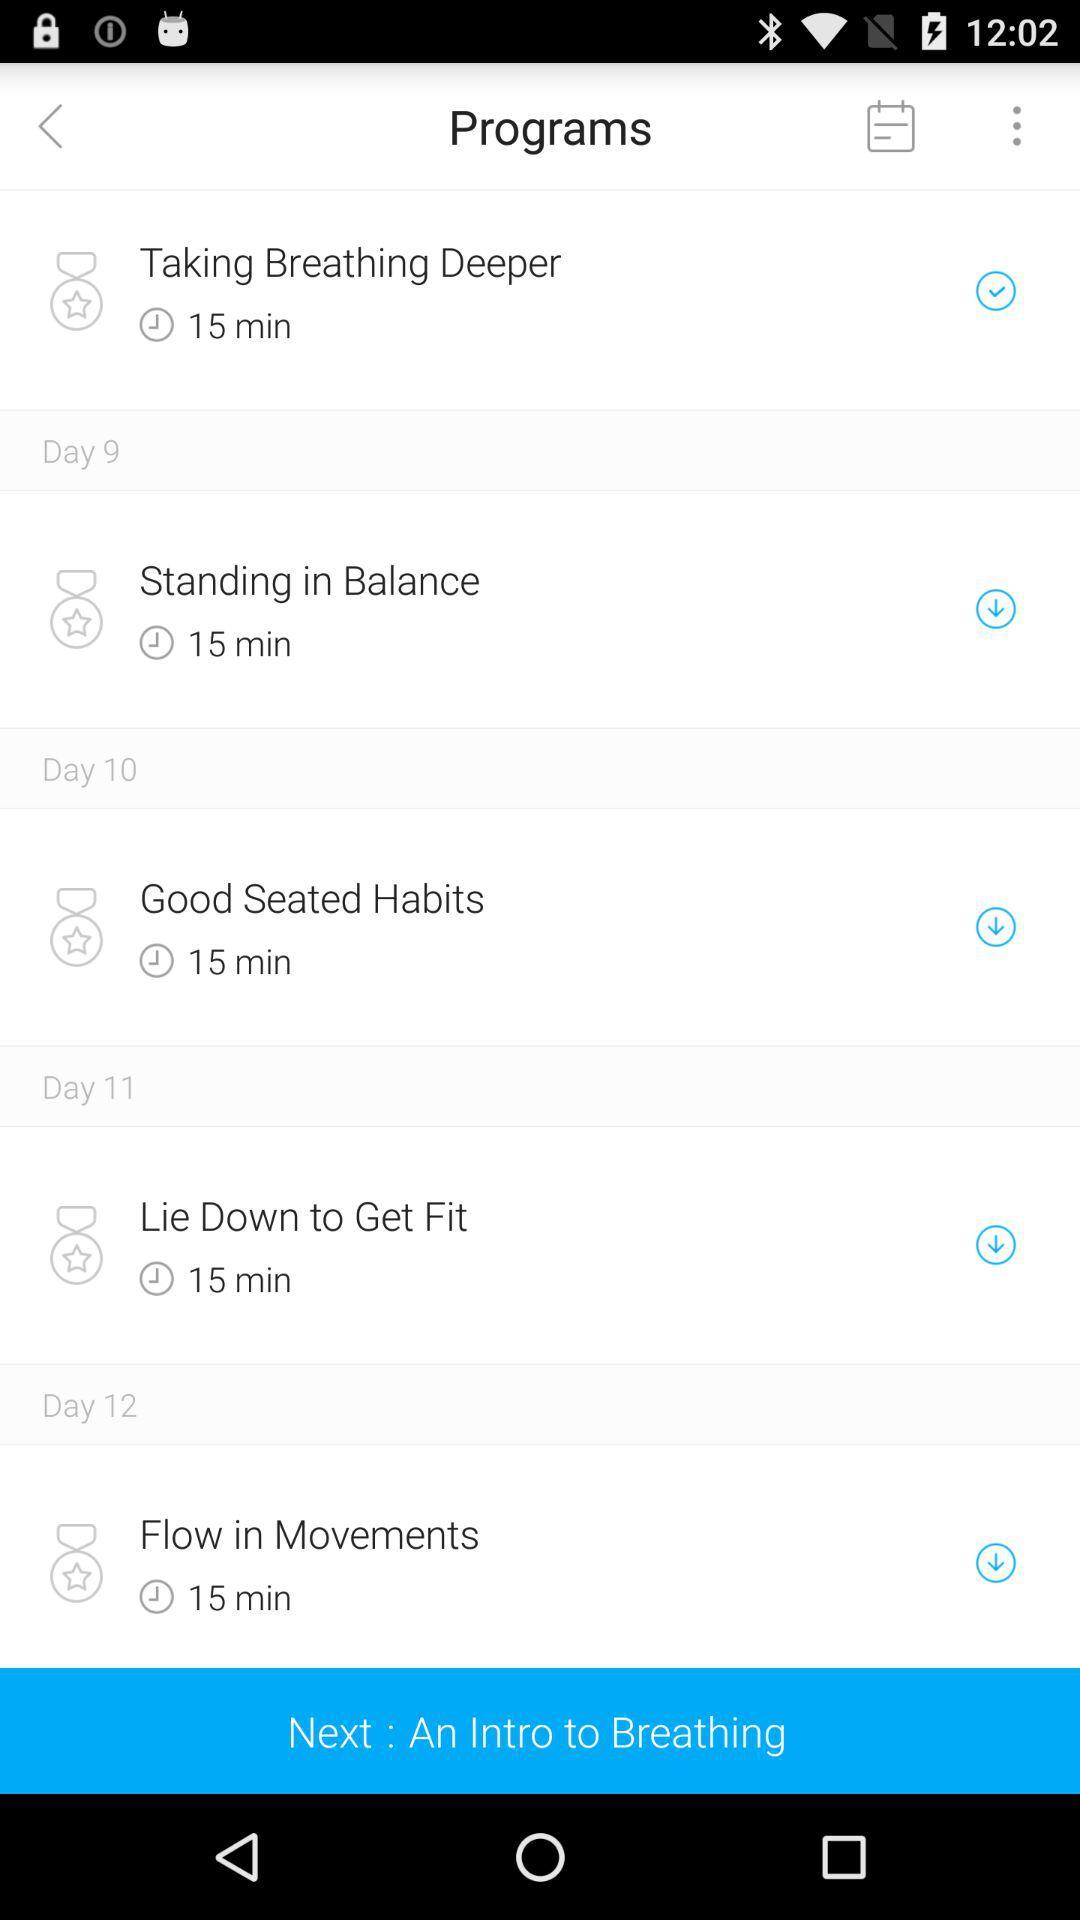  What do you see at coordinates (470, 1214) in the screenshot?
I see `item above 15 min icon` at bounding box center [470, 1214].